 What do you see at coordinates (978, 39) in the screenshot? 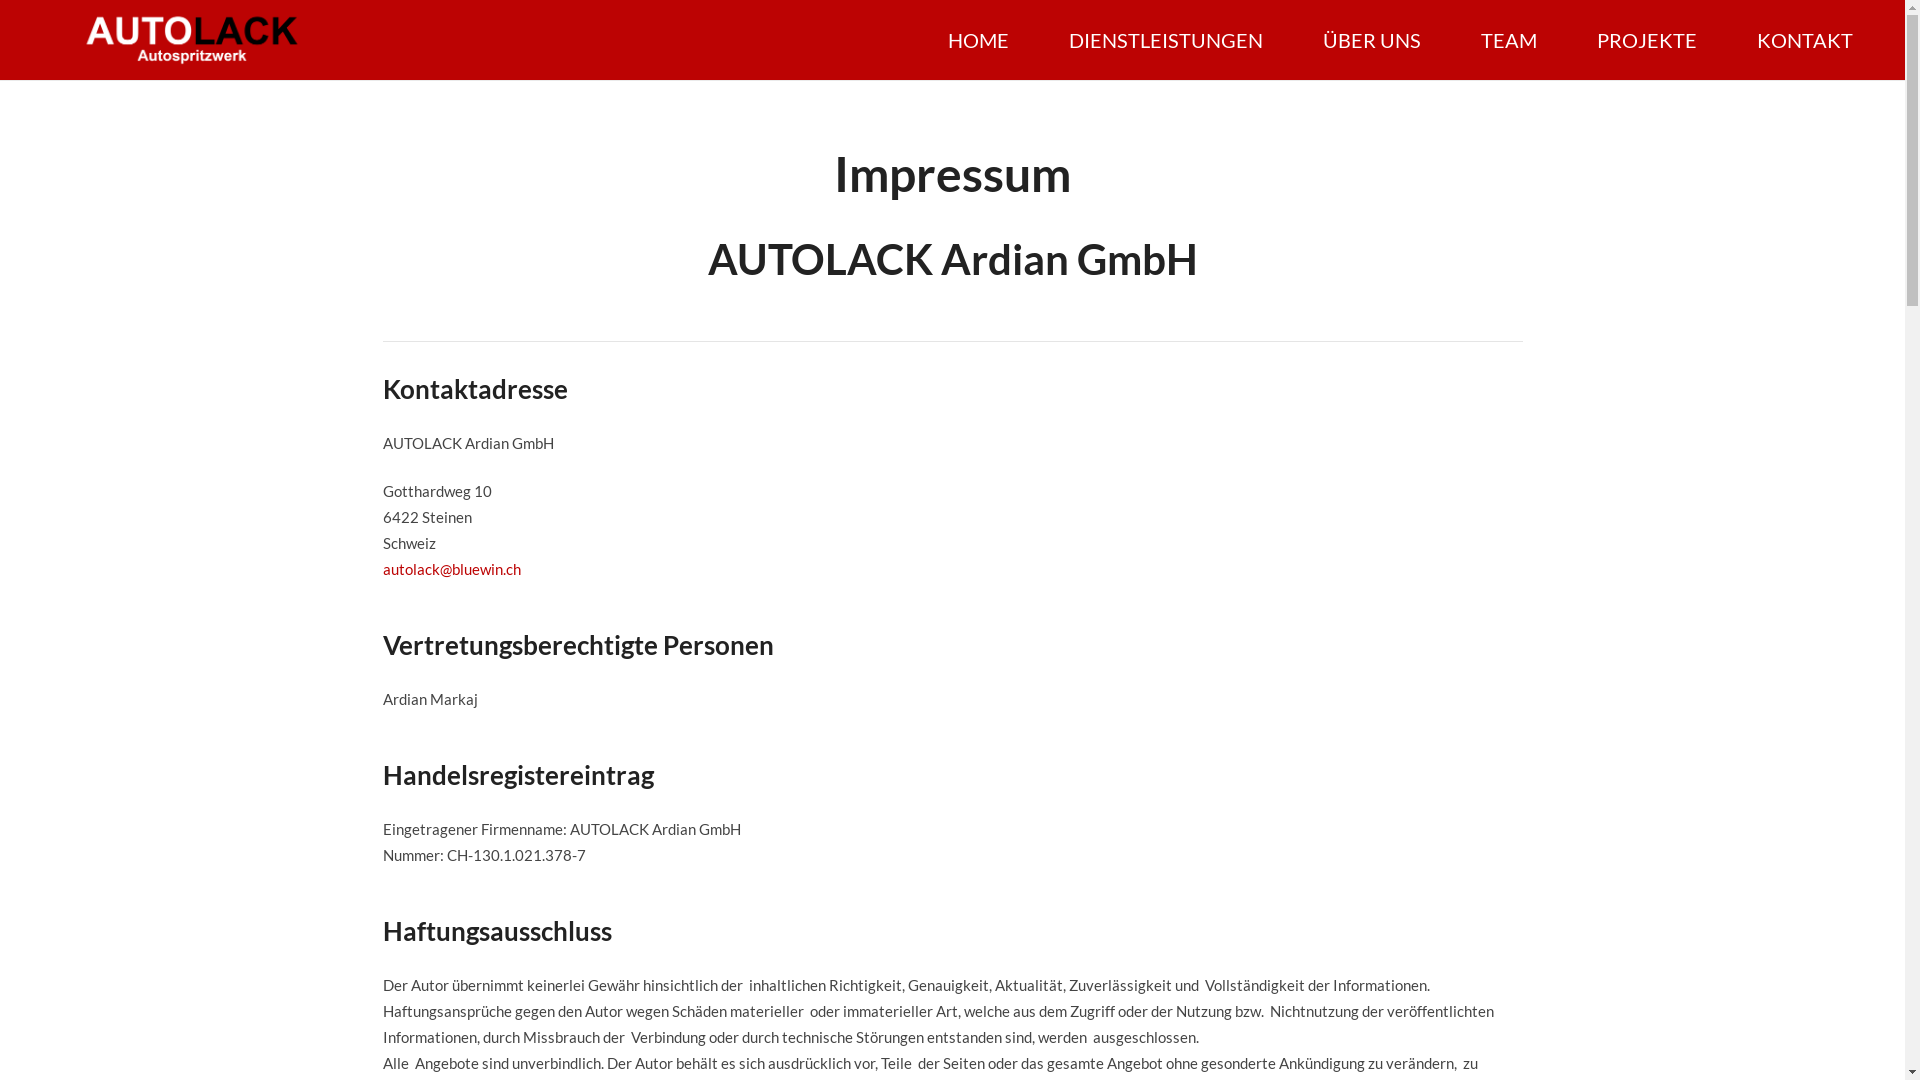
I see `'HOME'` at bounding box center [978, 39].